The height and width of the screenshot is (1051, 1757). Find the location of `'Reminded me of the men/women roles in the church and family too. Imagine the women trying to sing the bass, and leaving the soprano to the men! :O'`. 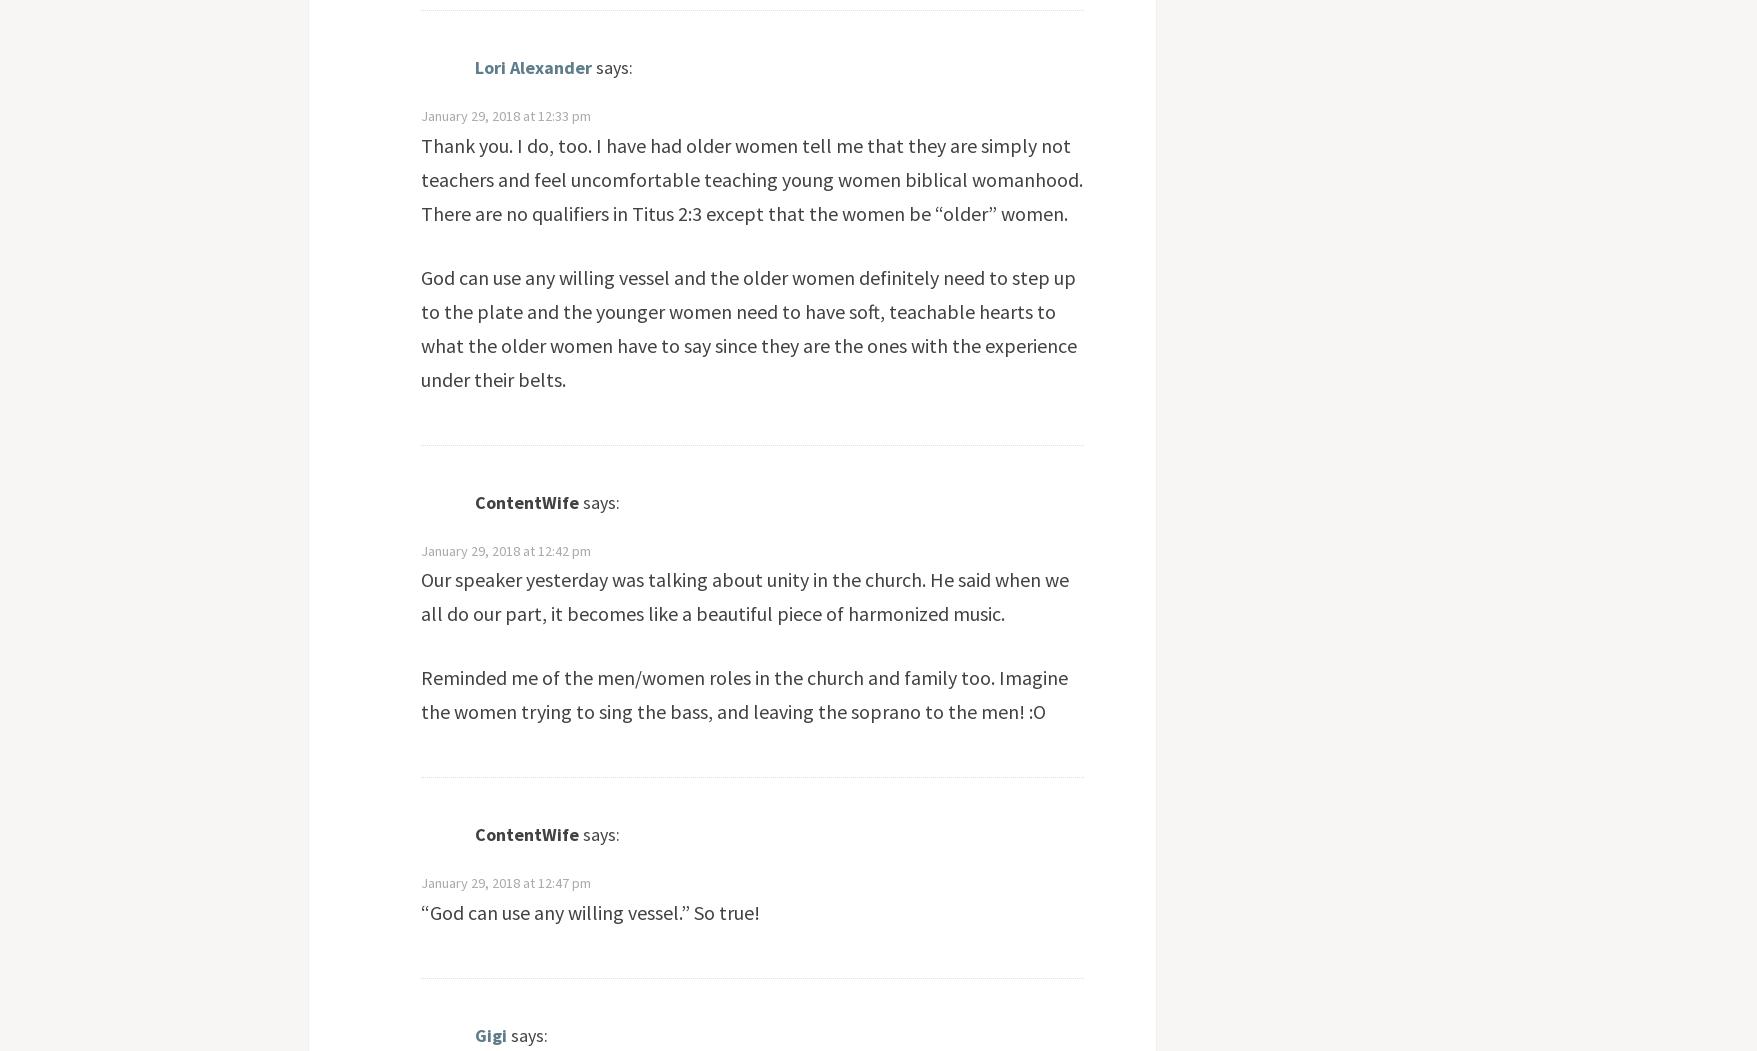

'Reminded me of the men/women roles in the church and family too. Imagine the women trying to sing the bass, and leaving the soprano to the men! :O' is located at coordinates (742, 693).